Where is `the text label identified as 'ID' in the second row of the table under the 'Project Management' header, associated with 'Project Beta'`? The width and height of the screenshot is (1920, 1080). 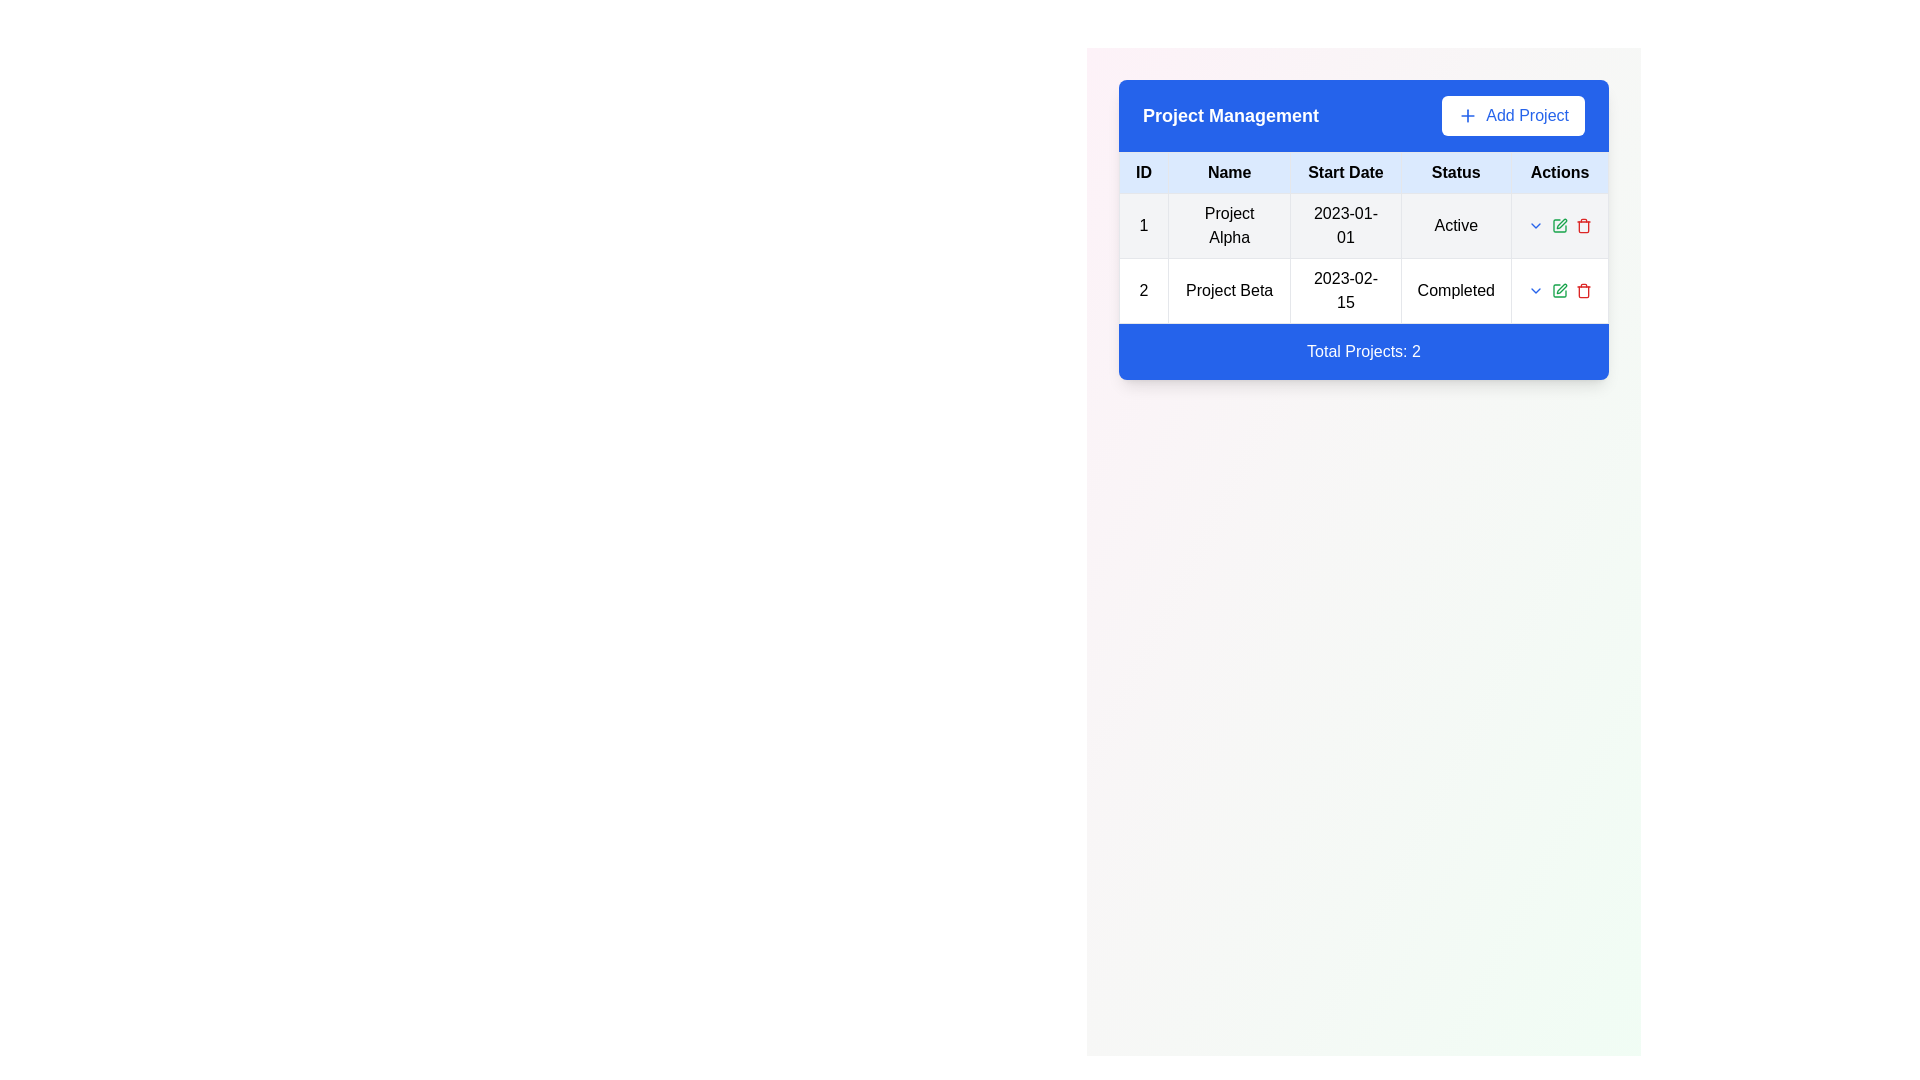 the text label identified as 'ID' in the second row of the table under the 'Project Management' header, associated with 'Project Beta' is located at coordinates (1143, 290).